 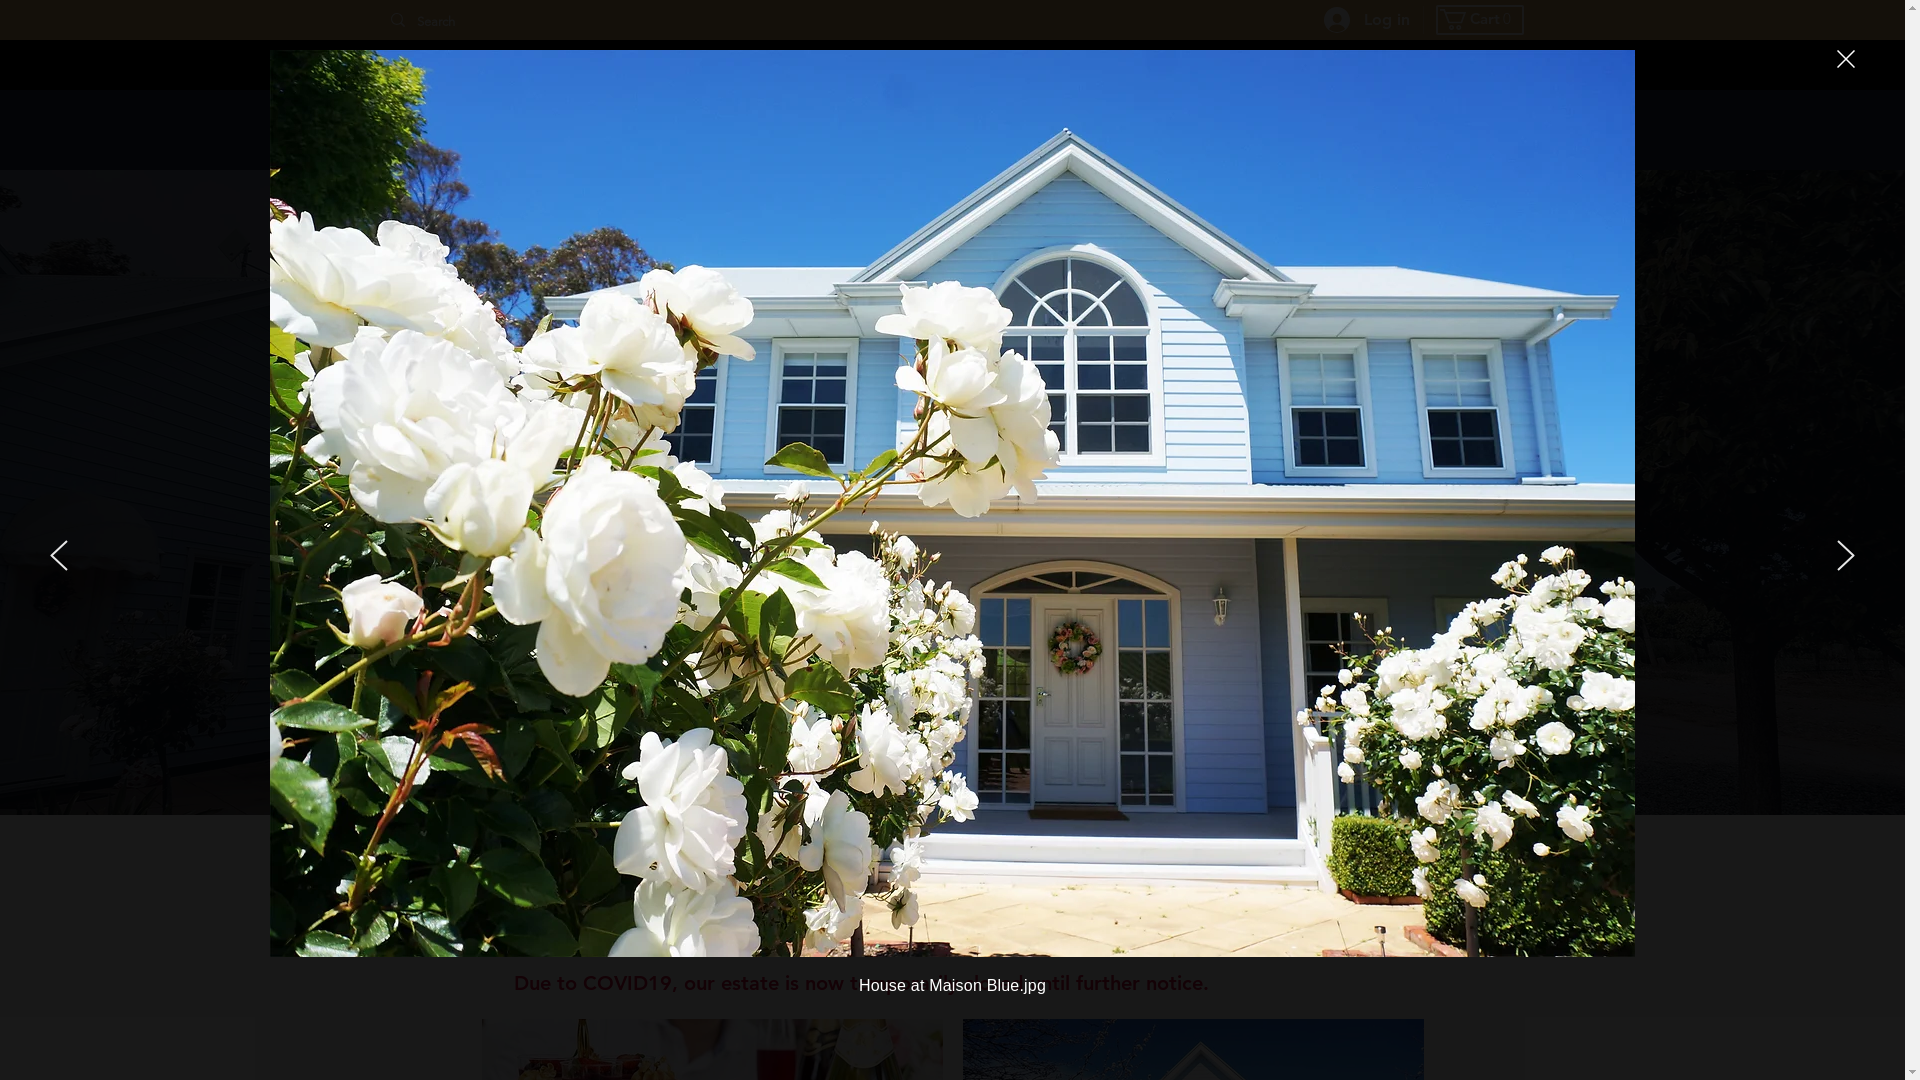 What do you see at coordinates (1440, 19) in the screenshot?
I see `'Cart` at bounding box center [1440, 19].